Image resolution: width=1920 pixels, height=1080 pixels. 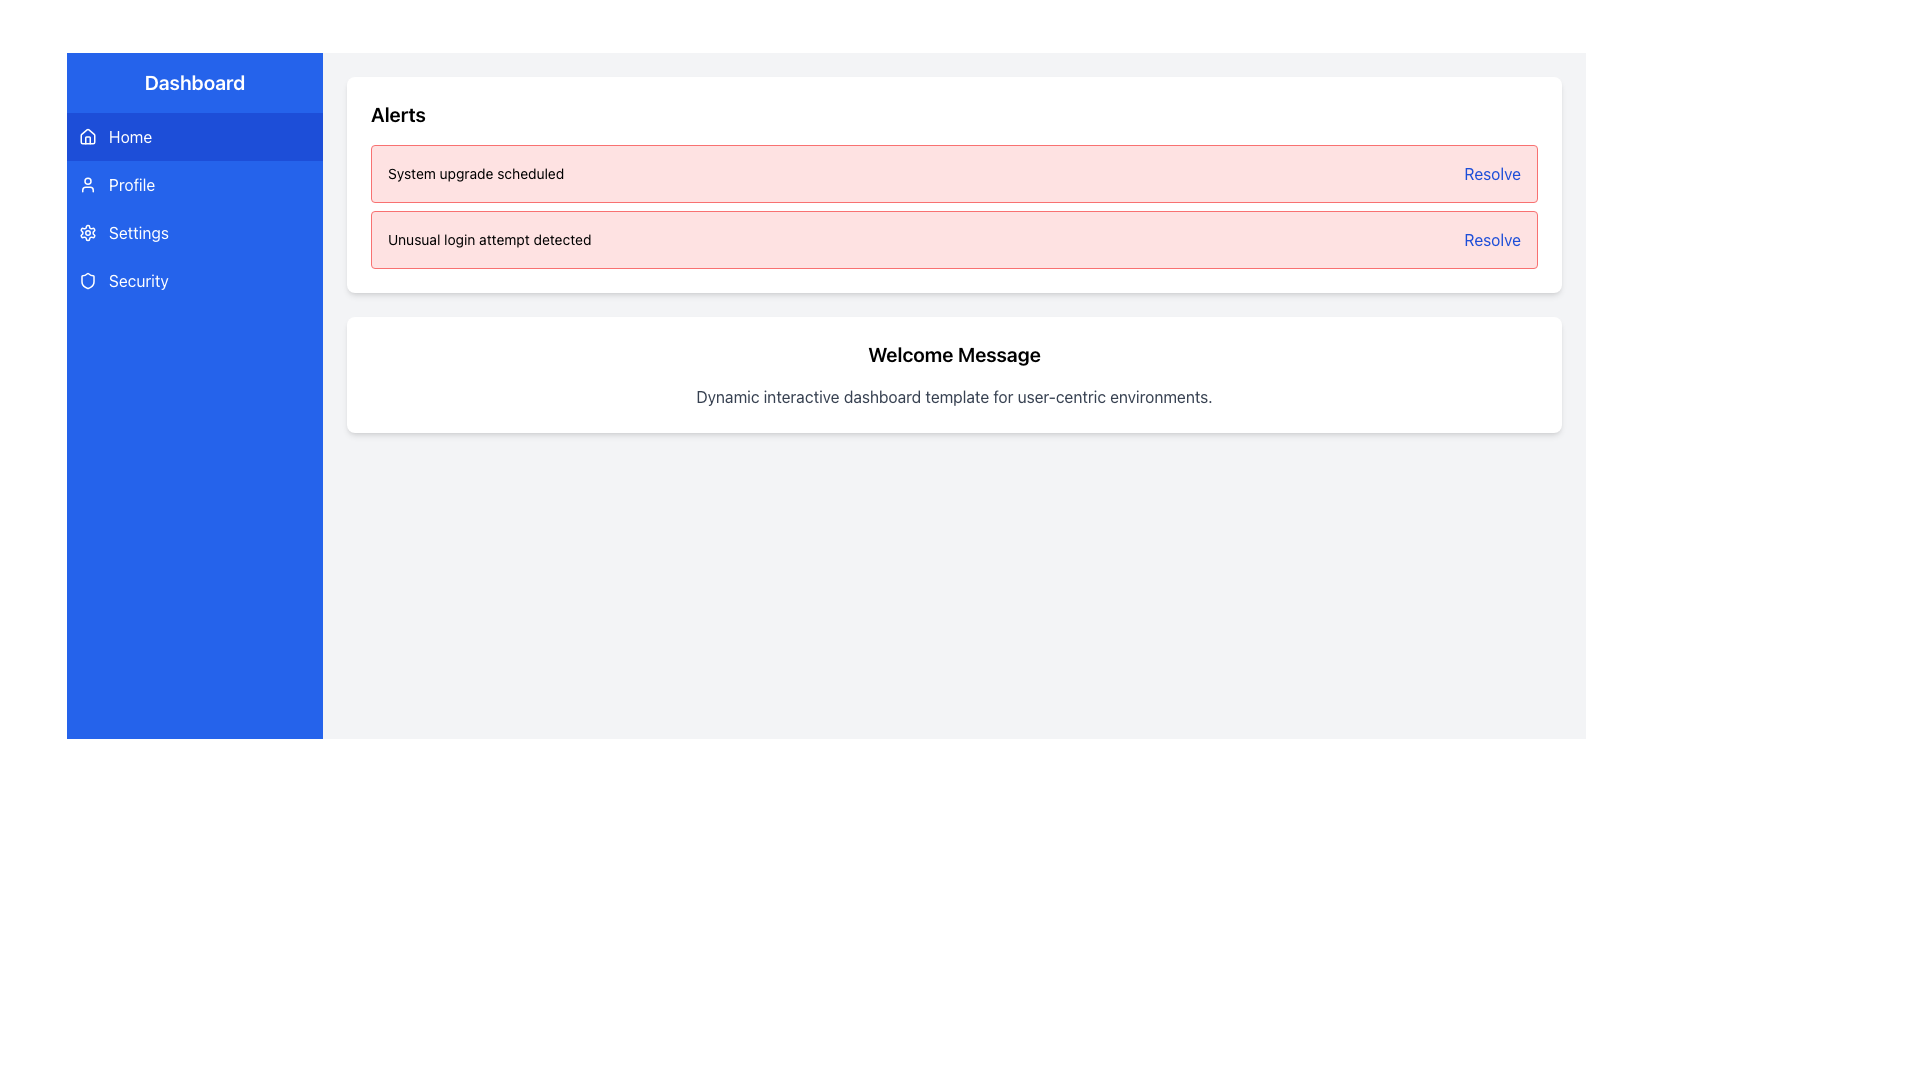 What do you see at coordinates (86, 281) in the screenshot?
I see `the shield icon representing the 'Security' section in the sidebar of the dashboard application` at bounding box center [86, 281].